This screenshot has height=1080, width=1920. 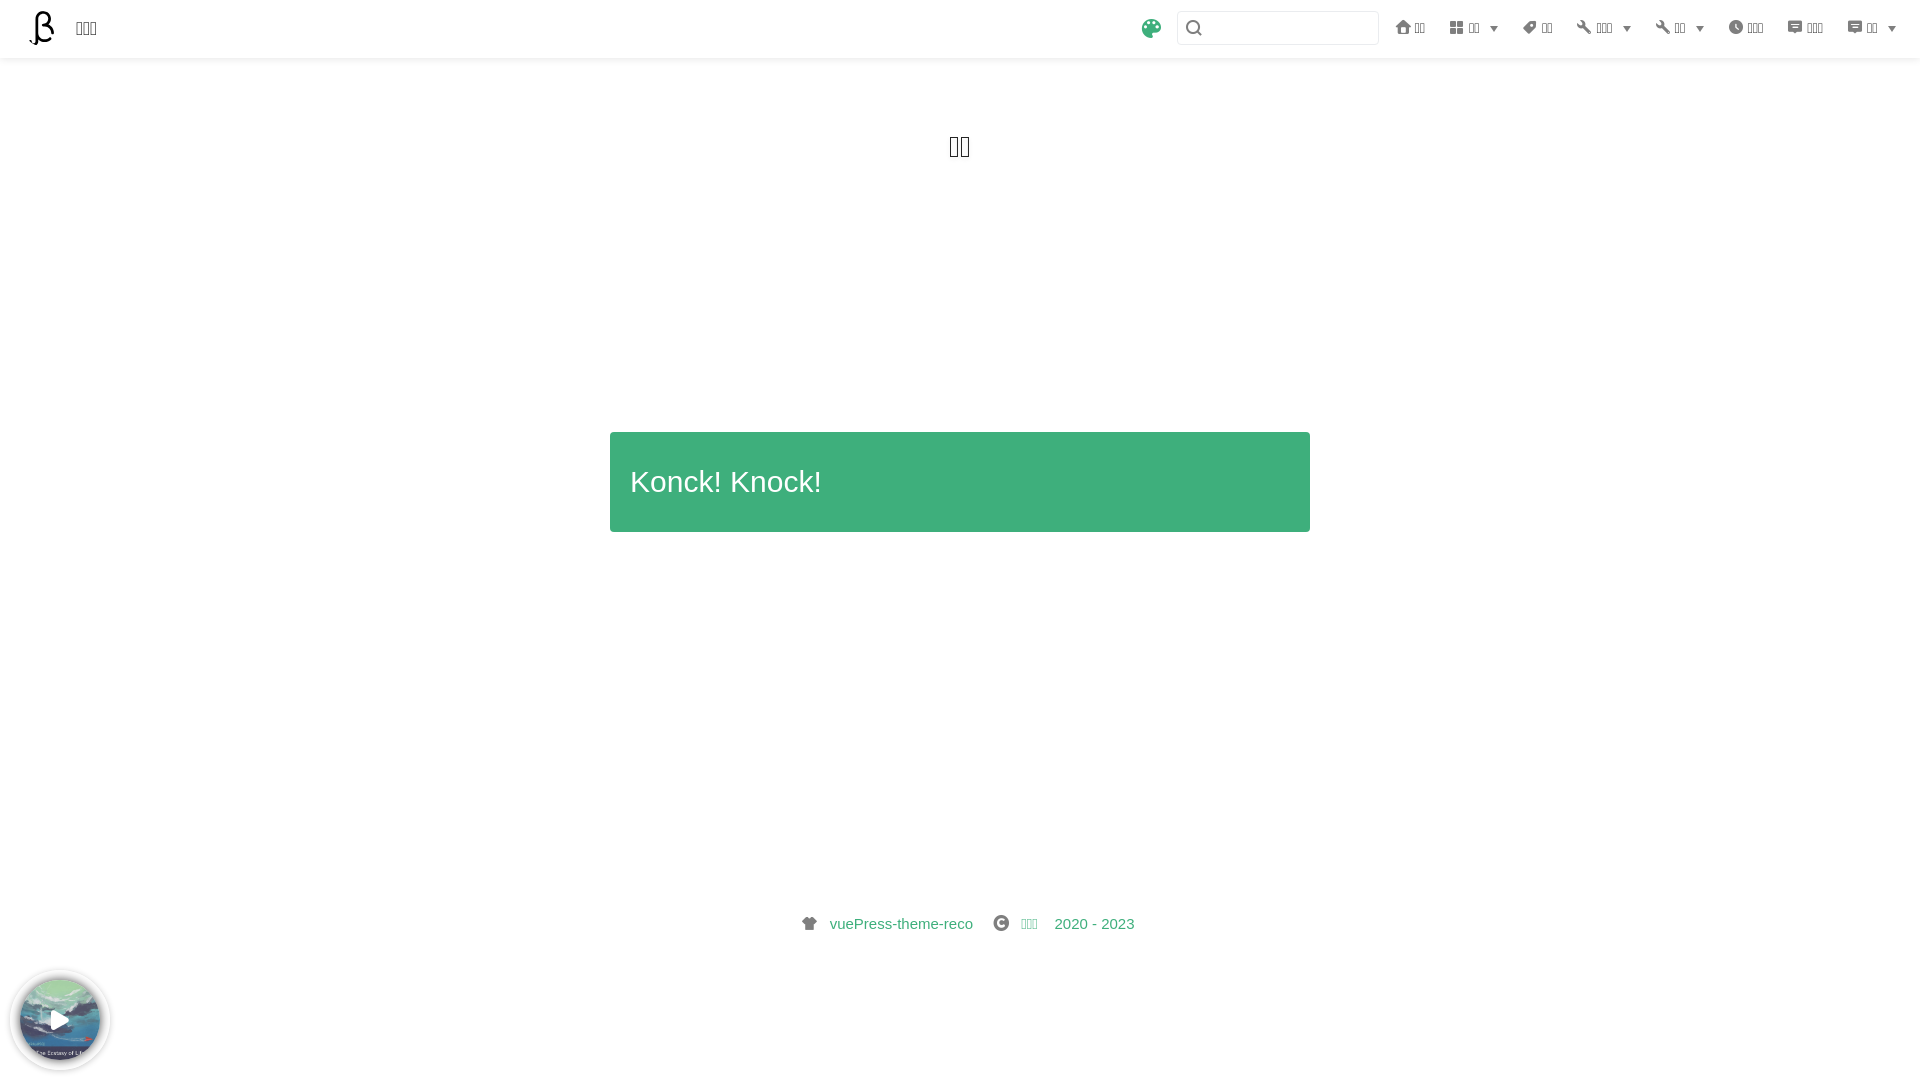 What do you see at coordinates (900, 923) in the screenshot?
I see `'vuePress-theme-reco'` at bounding box center [900, 923].